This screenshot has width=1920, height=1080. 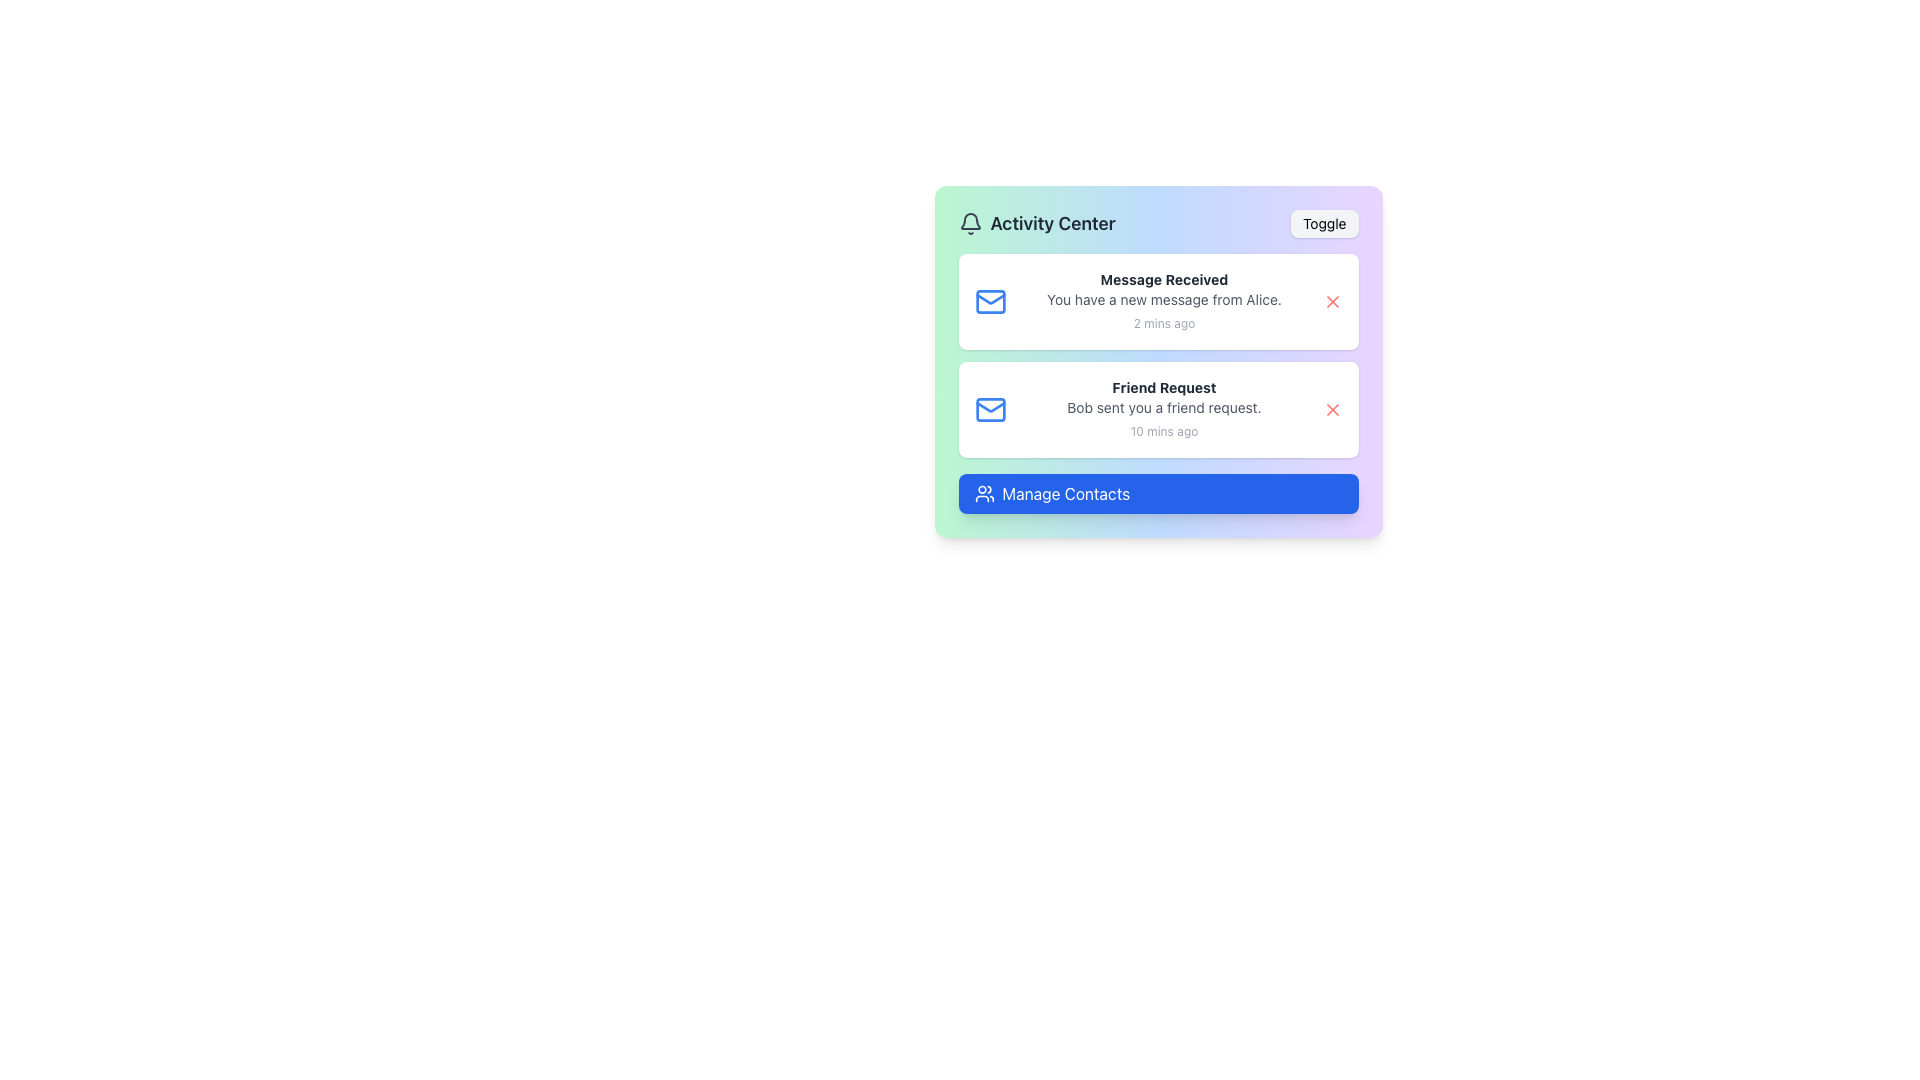 I want to click on the text label that serves as a navigation button for managing contacts in the 'Activity Center' section to trigger hover effects, so click(x=1065, y=493).